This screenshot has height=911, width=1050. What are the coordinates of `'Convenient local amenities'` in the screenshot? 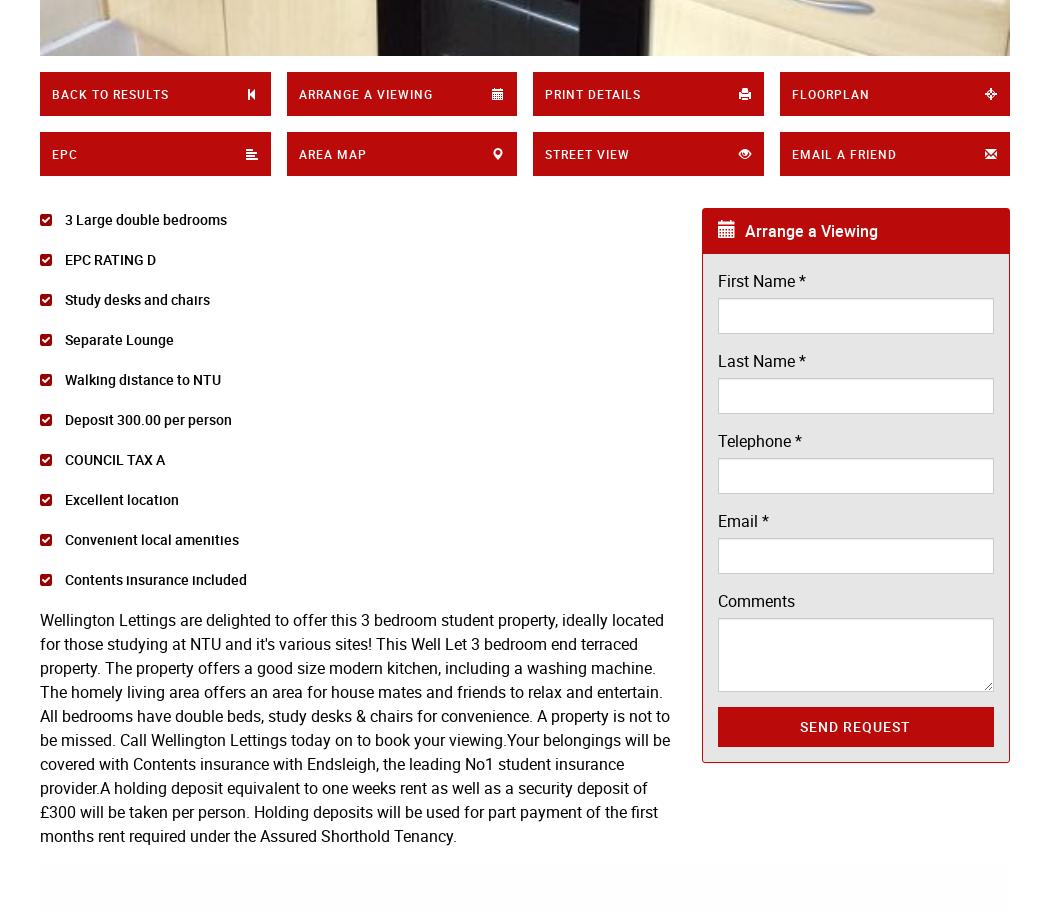 It's located at (150, 538).